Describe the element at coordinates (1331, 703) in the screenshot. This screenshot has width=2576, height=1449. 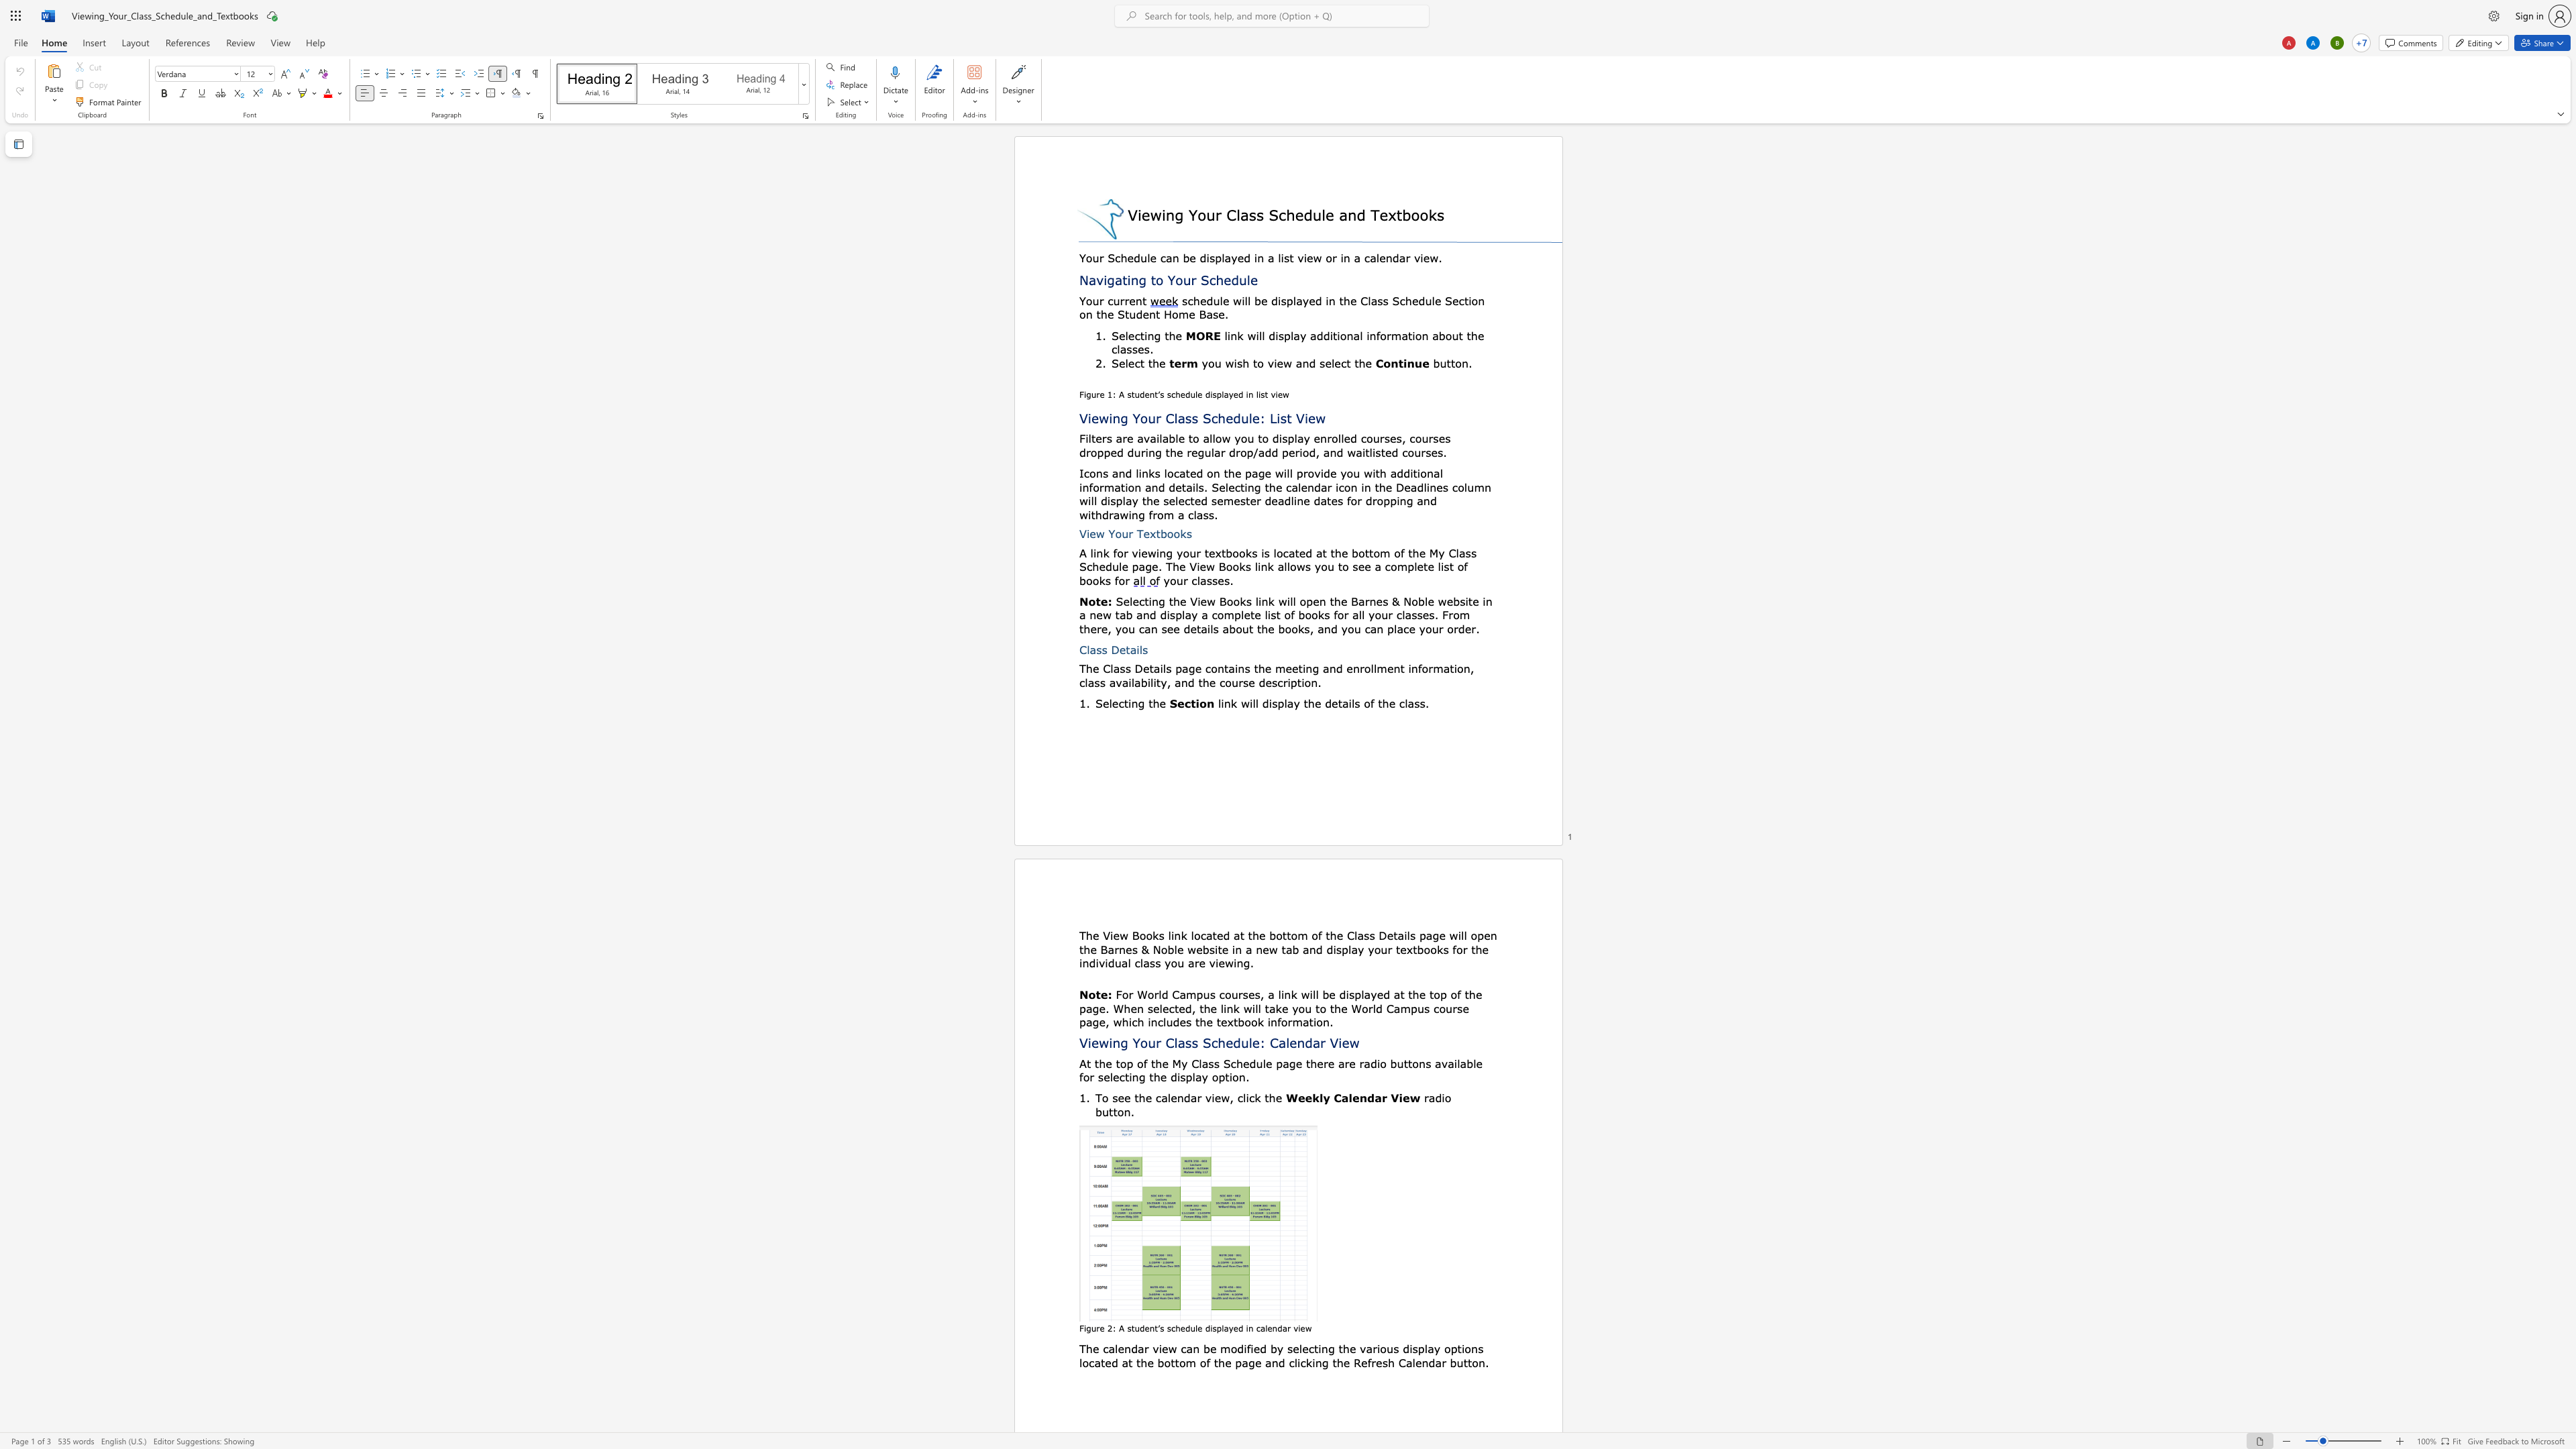
I see `the space between the continuous character "d" and "e" in the text` at that location.